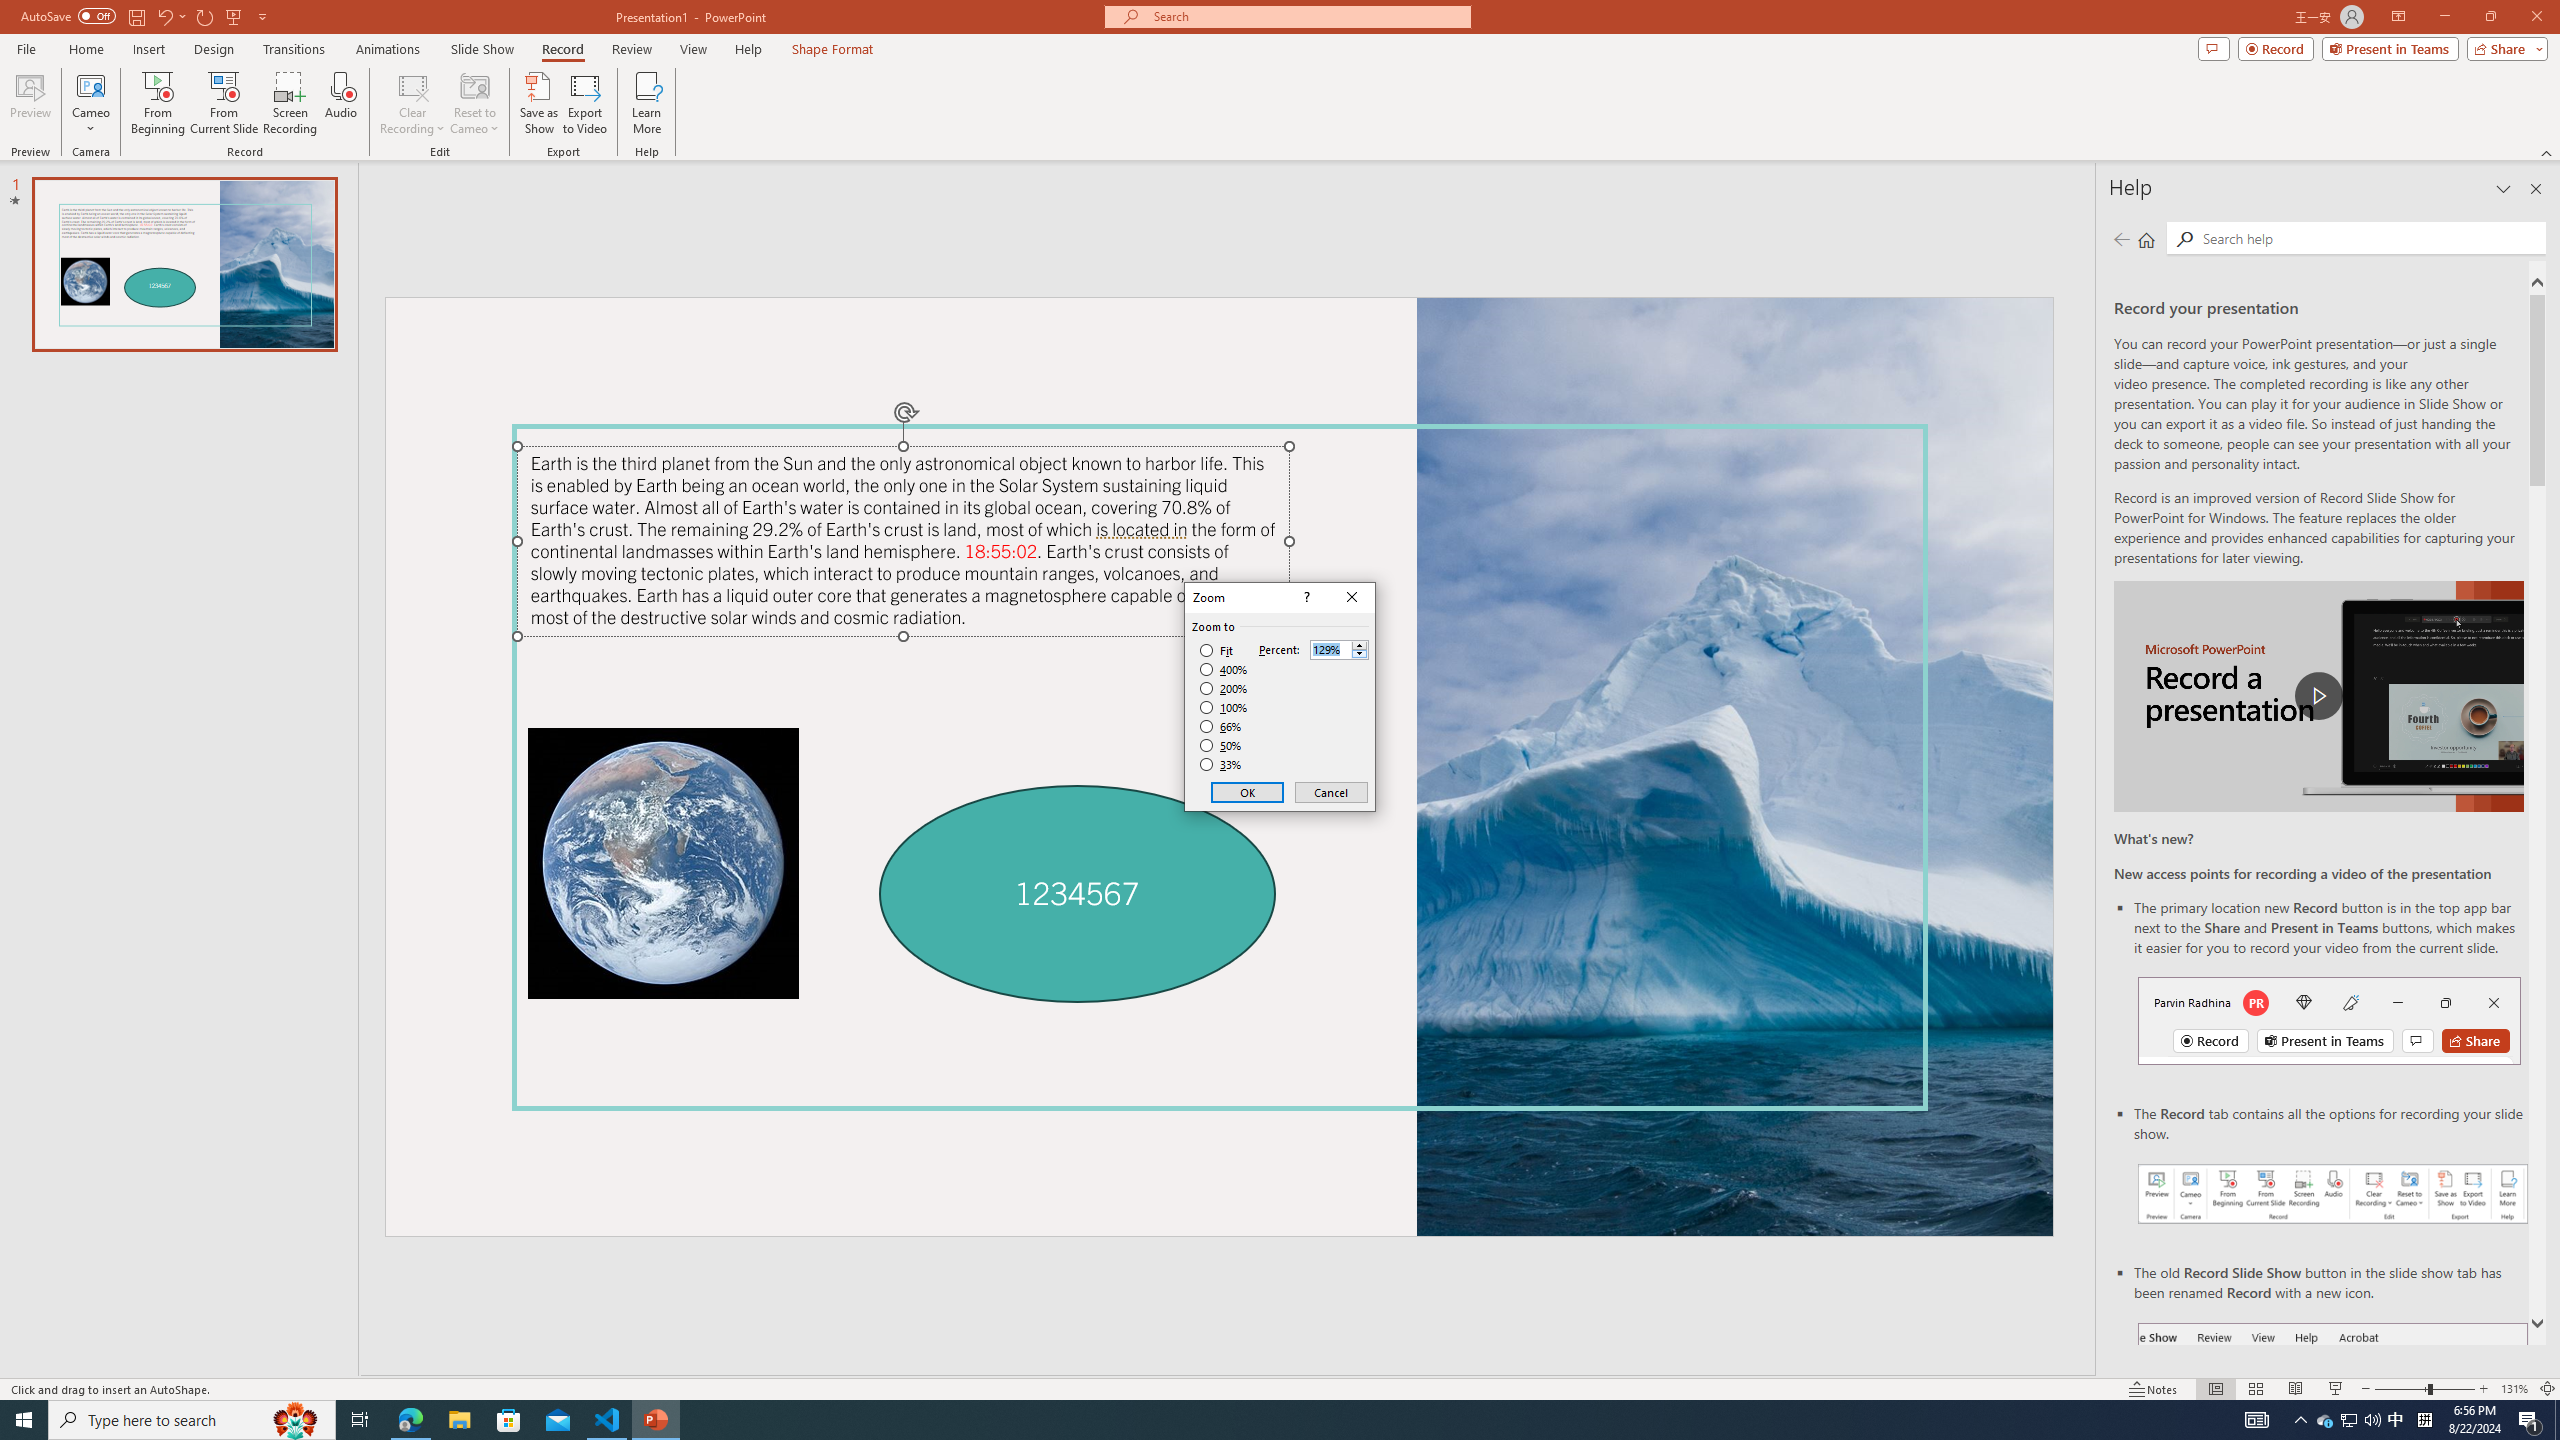 Image resolution: width=2560 pixels, height=1440 pixels. I want to click on 'Record your presentations screenshot one', so click(2332, 1192).